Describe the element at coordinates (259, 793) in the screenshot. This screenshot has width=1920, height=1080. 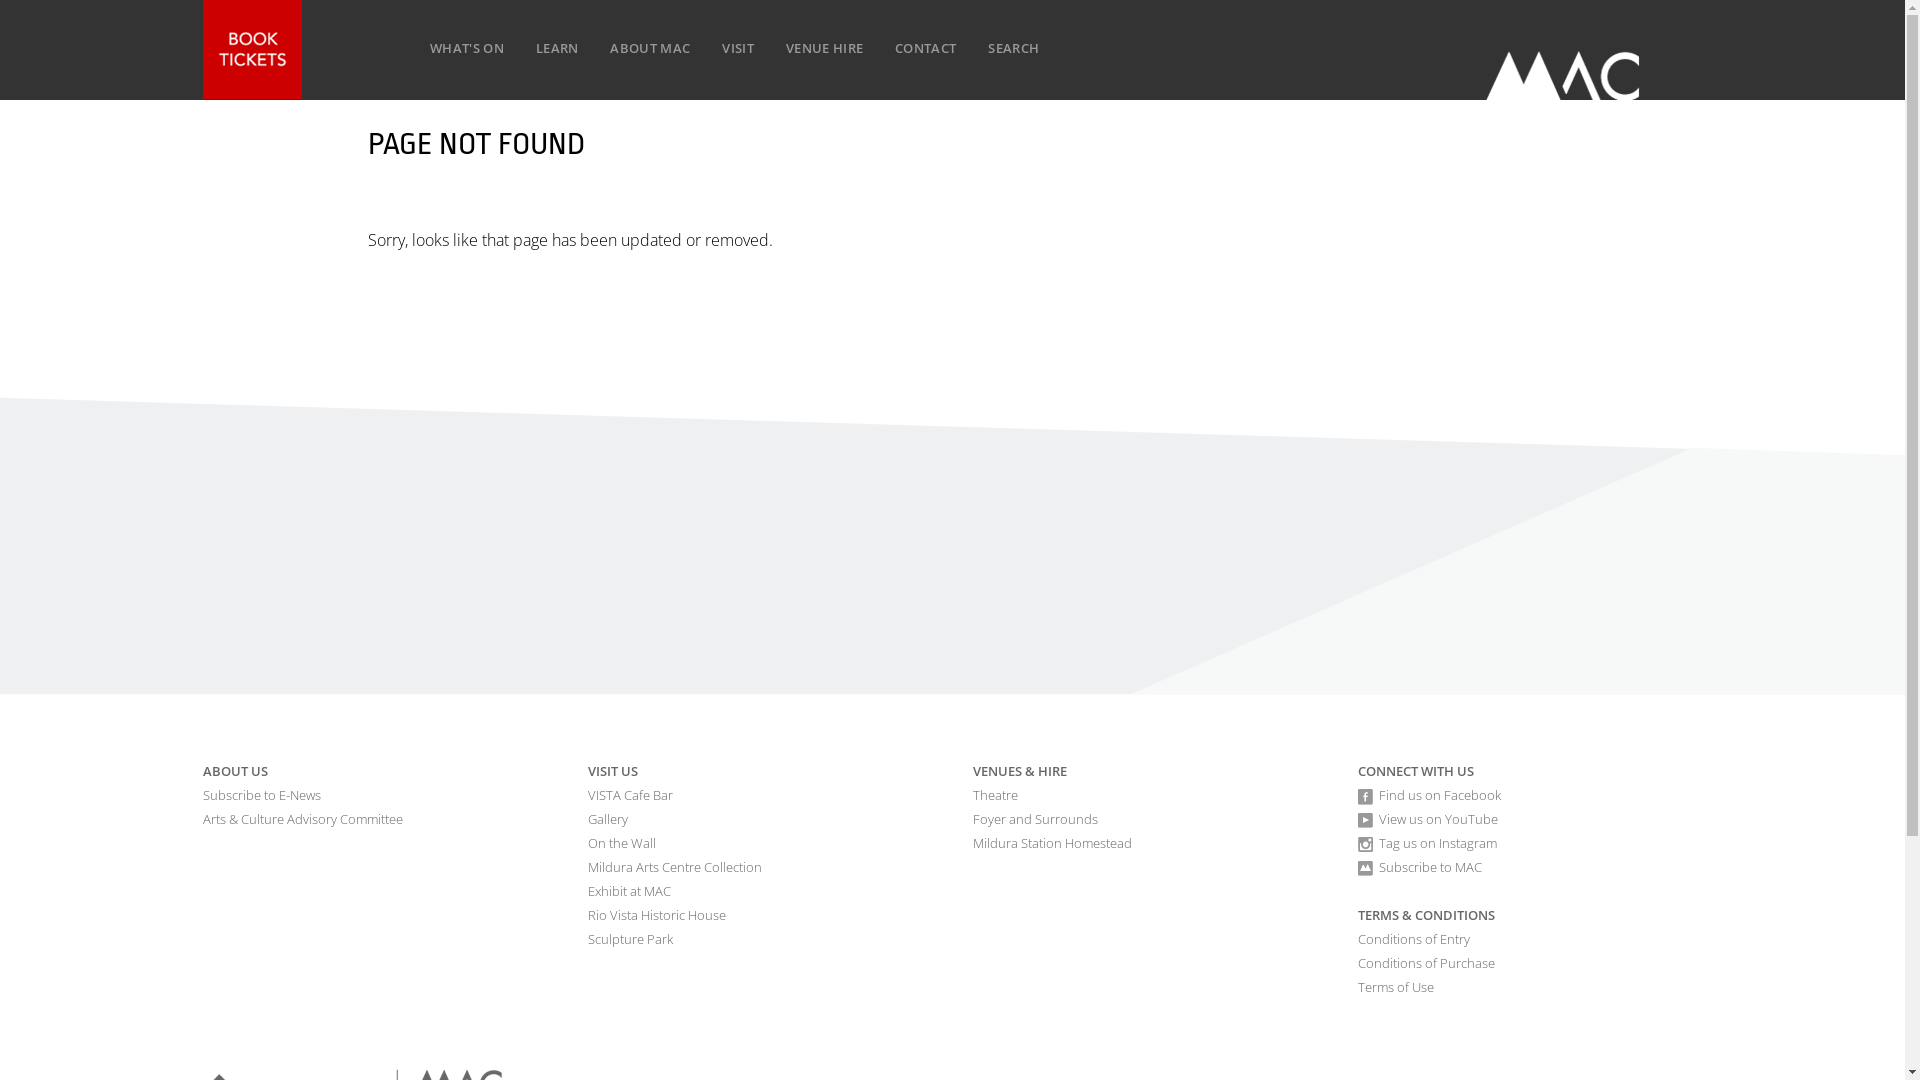
I see `'Subscribe to E-News'` at that location.